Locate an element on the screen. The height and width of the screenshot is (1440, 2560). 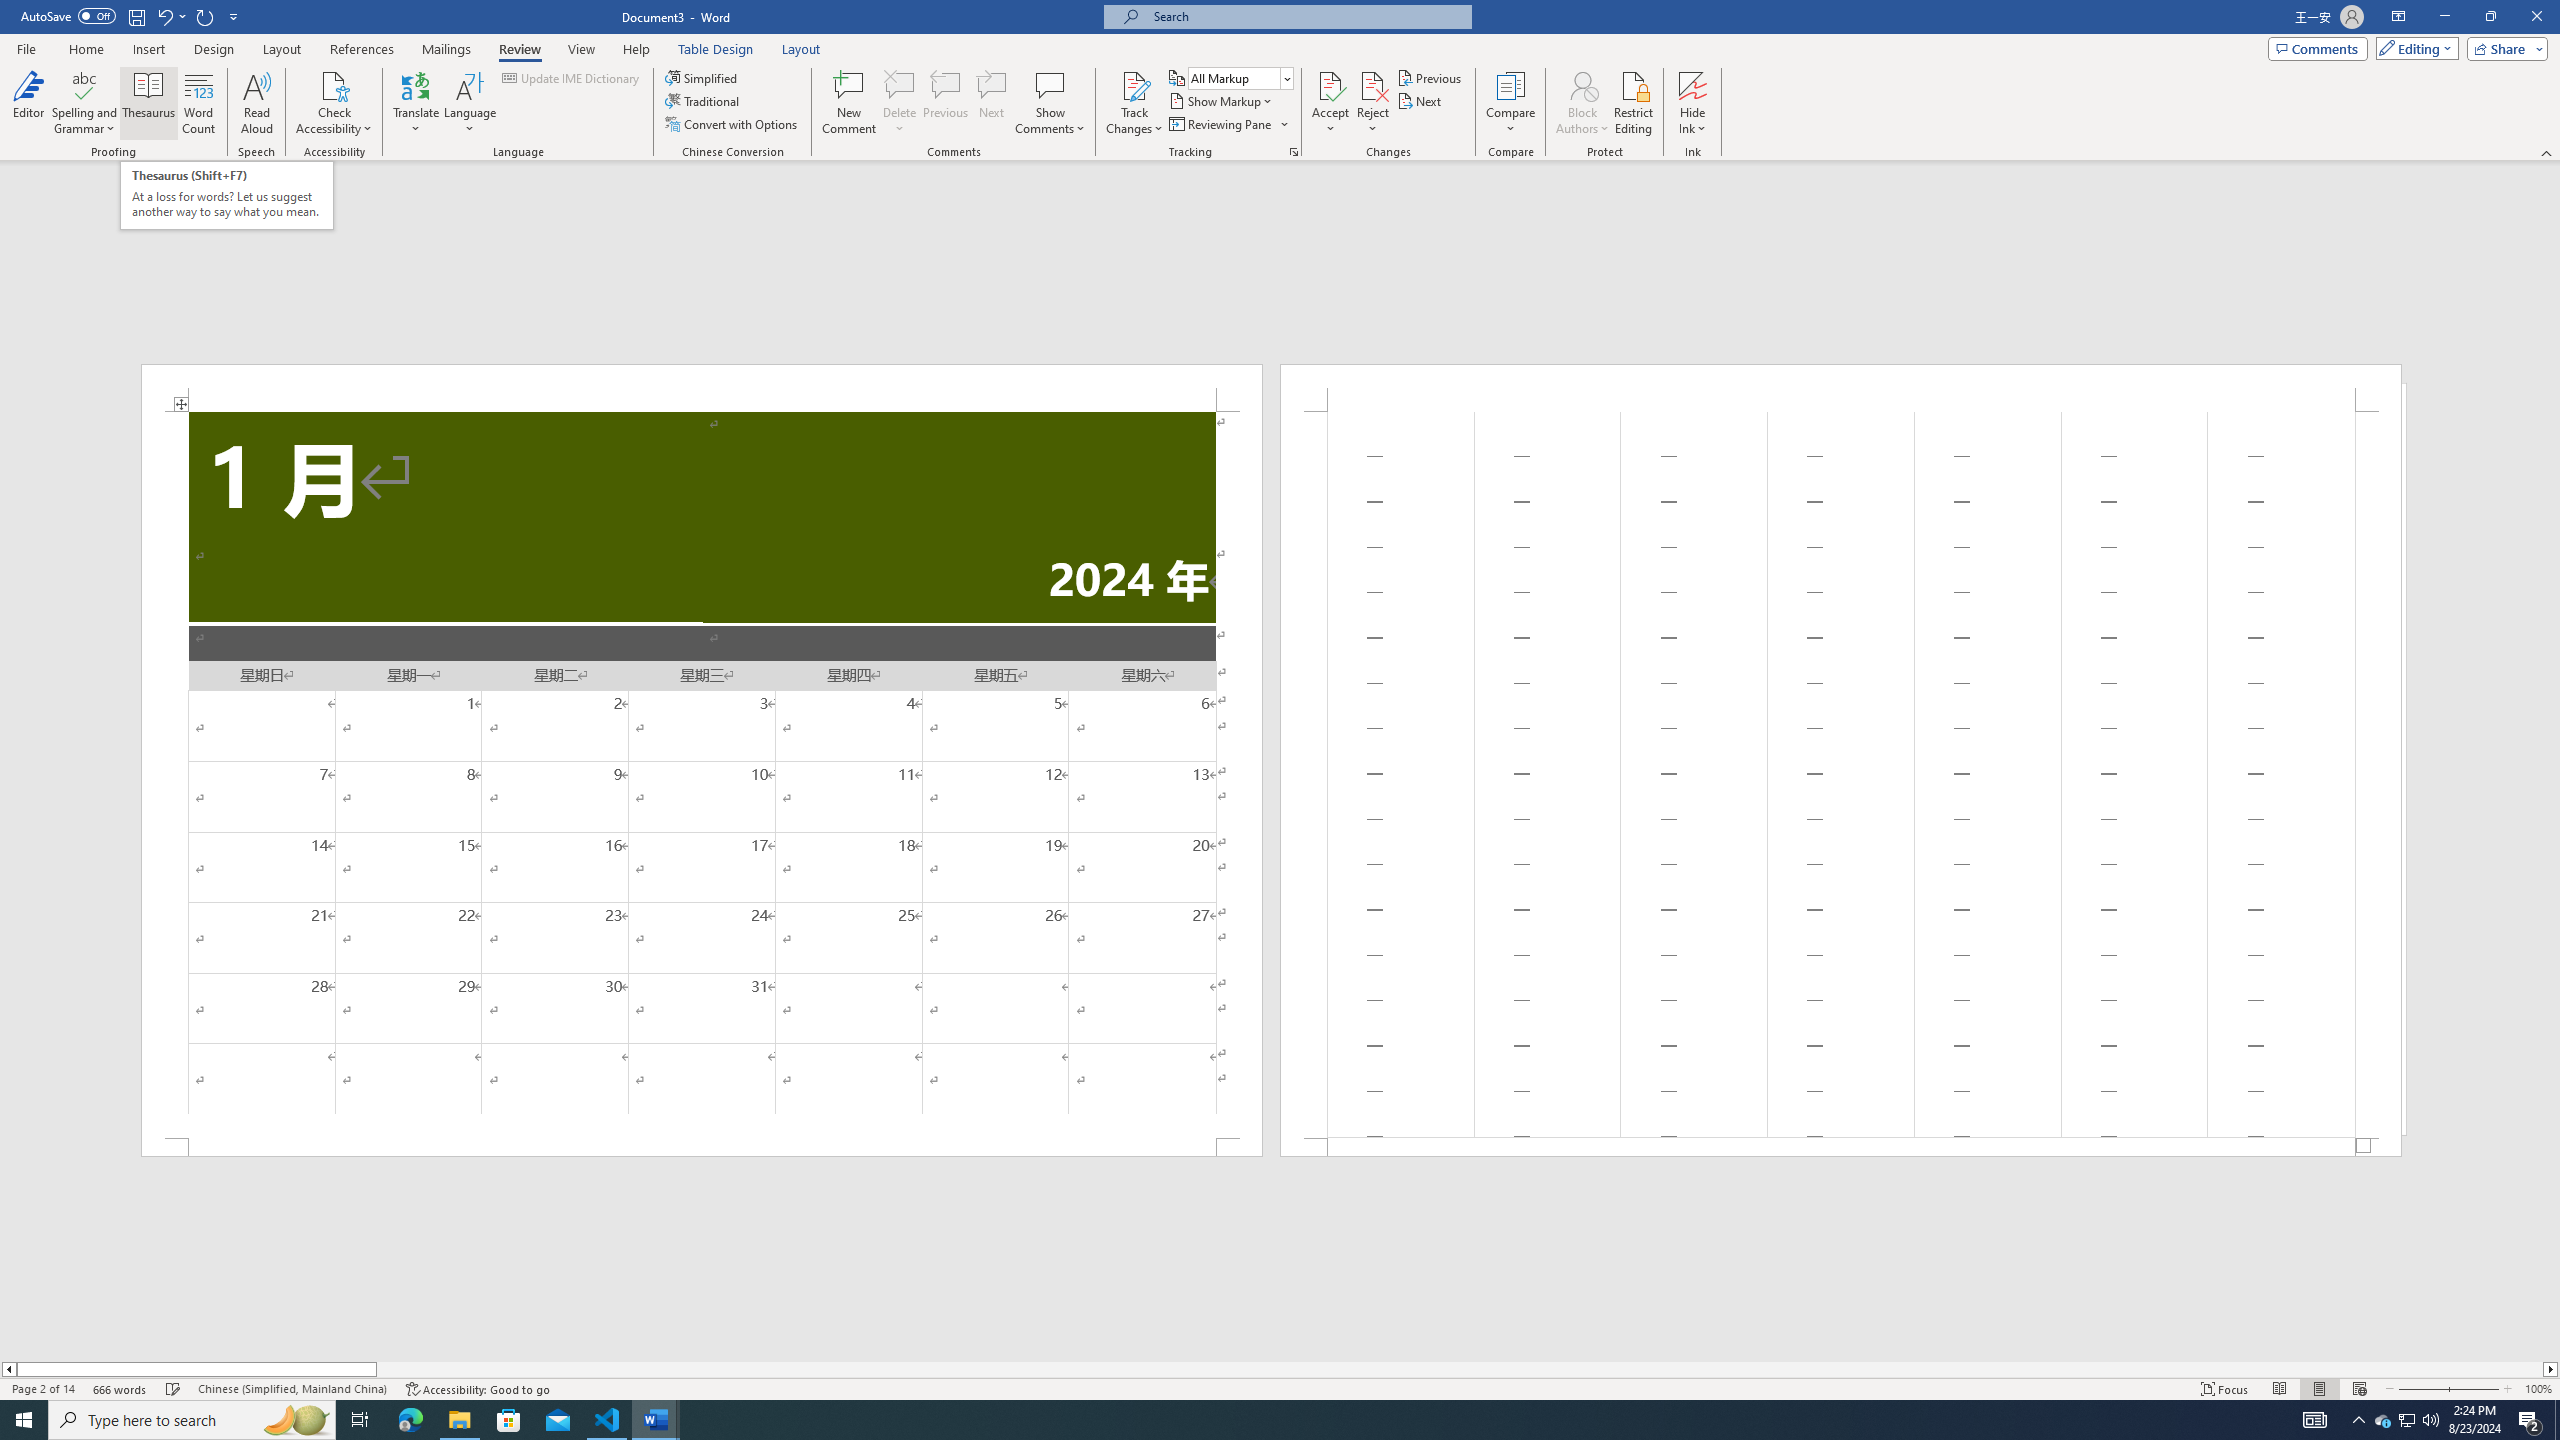
'Hide Ink' is located at coordinates (1692, 84).